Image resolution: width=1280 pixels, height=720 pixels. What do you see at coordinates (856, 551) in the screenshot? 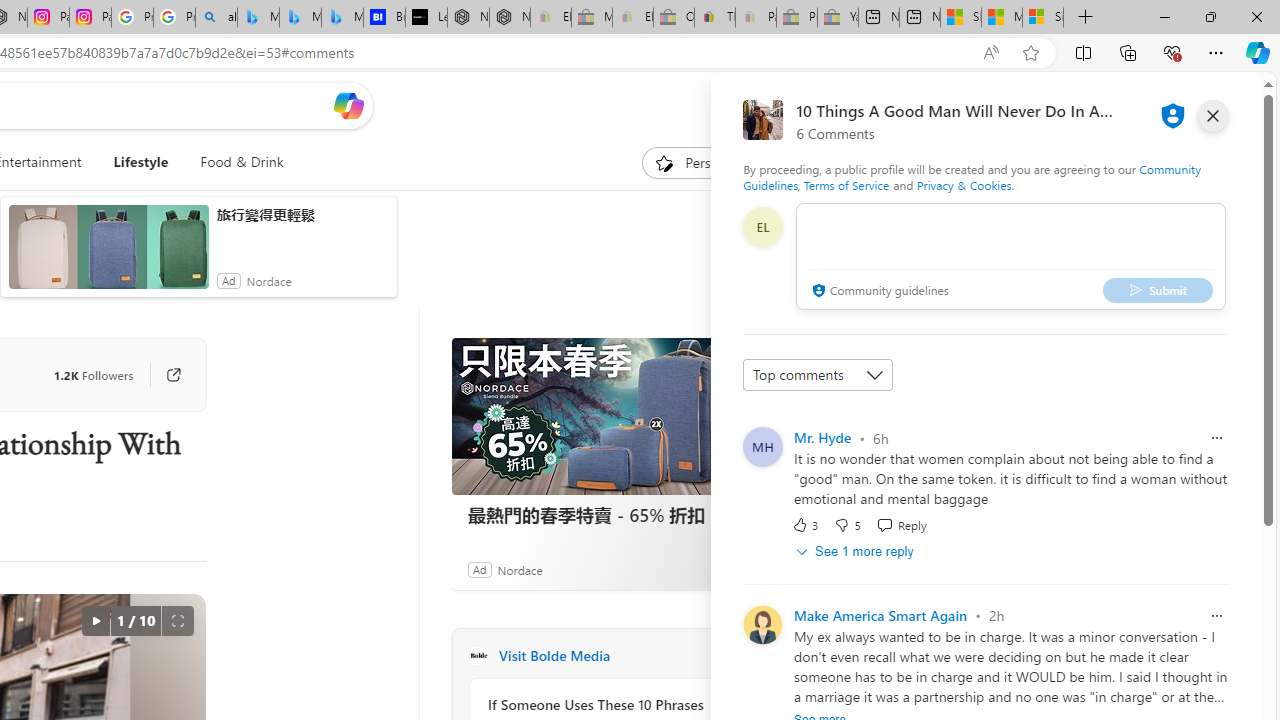
I see `'See 1 more reply'` at bounding box center [856, 551].